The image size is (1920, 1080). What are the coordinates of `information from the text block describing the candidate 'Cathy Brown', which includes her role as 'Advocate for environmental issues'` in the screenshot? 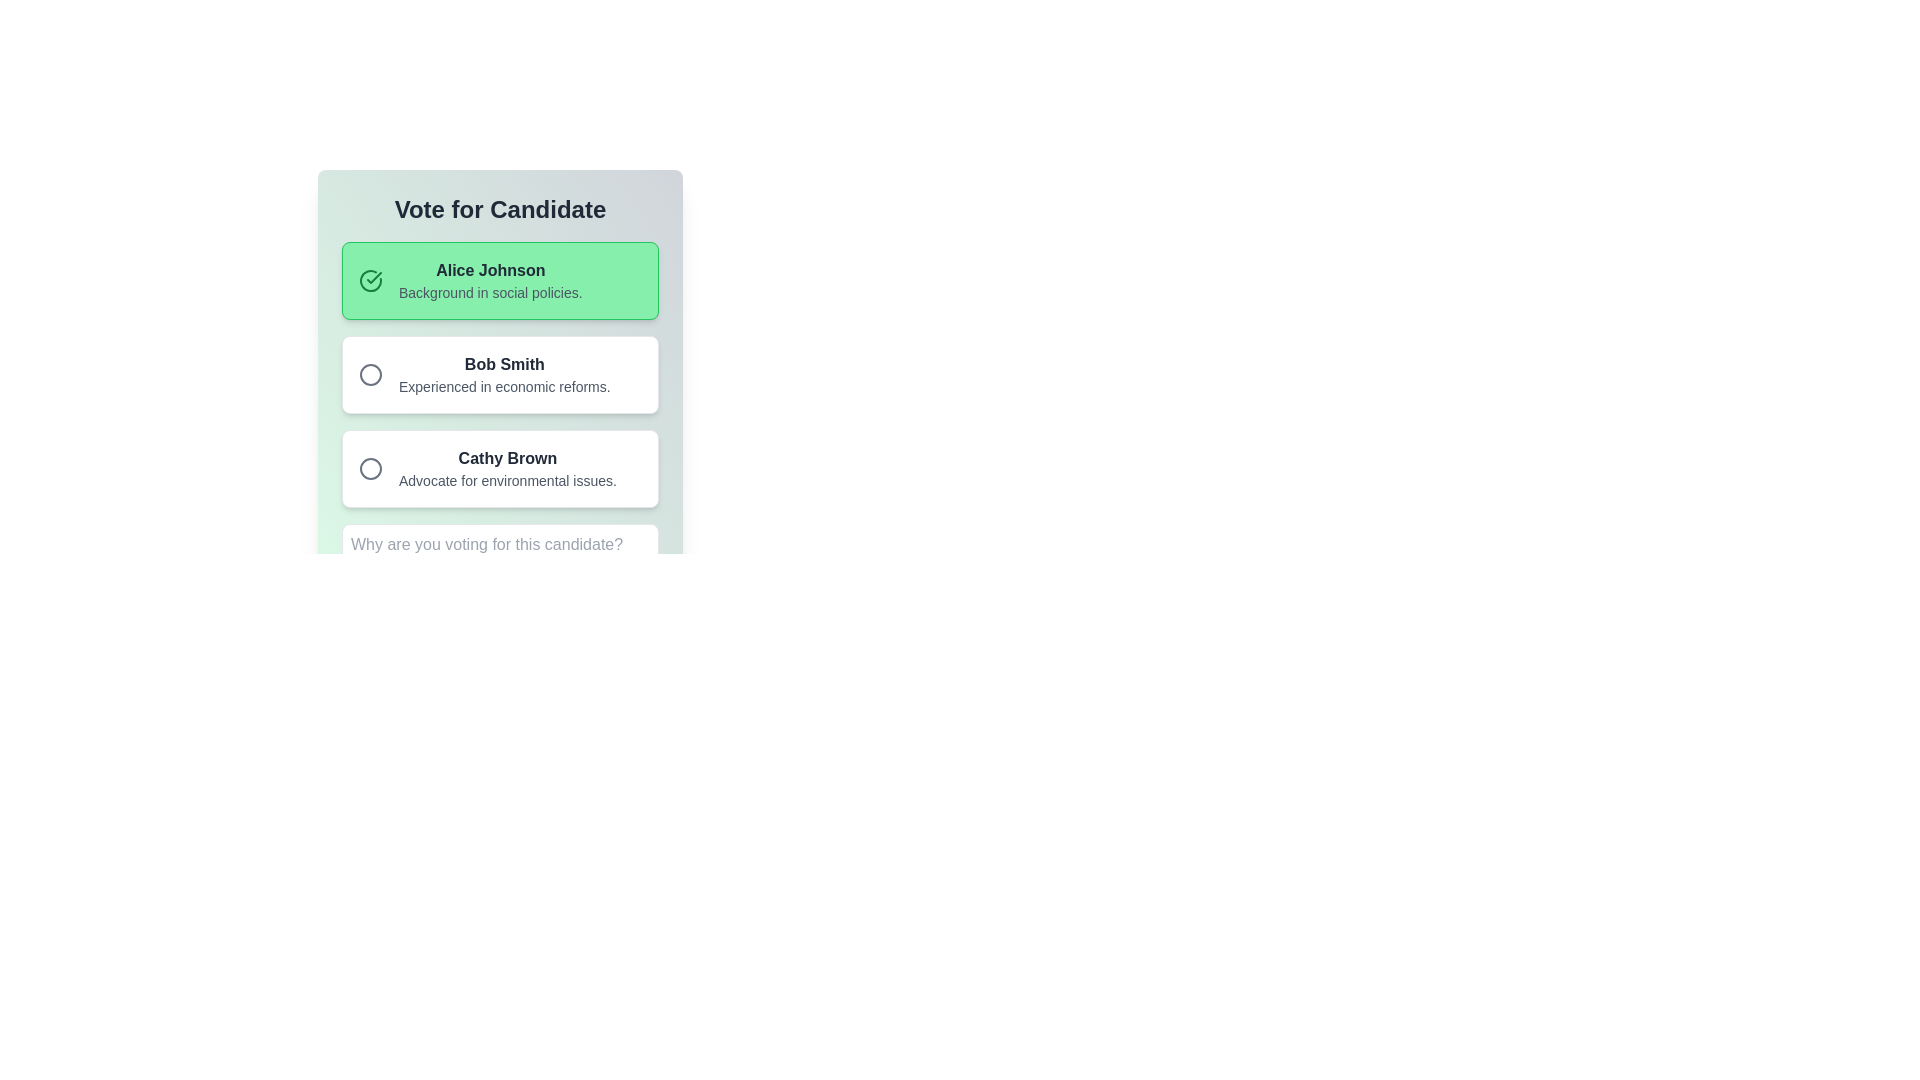 It's located at (508, 469).